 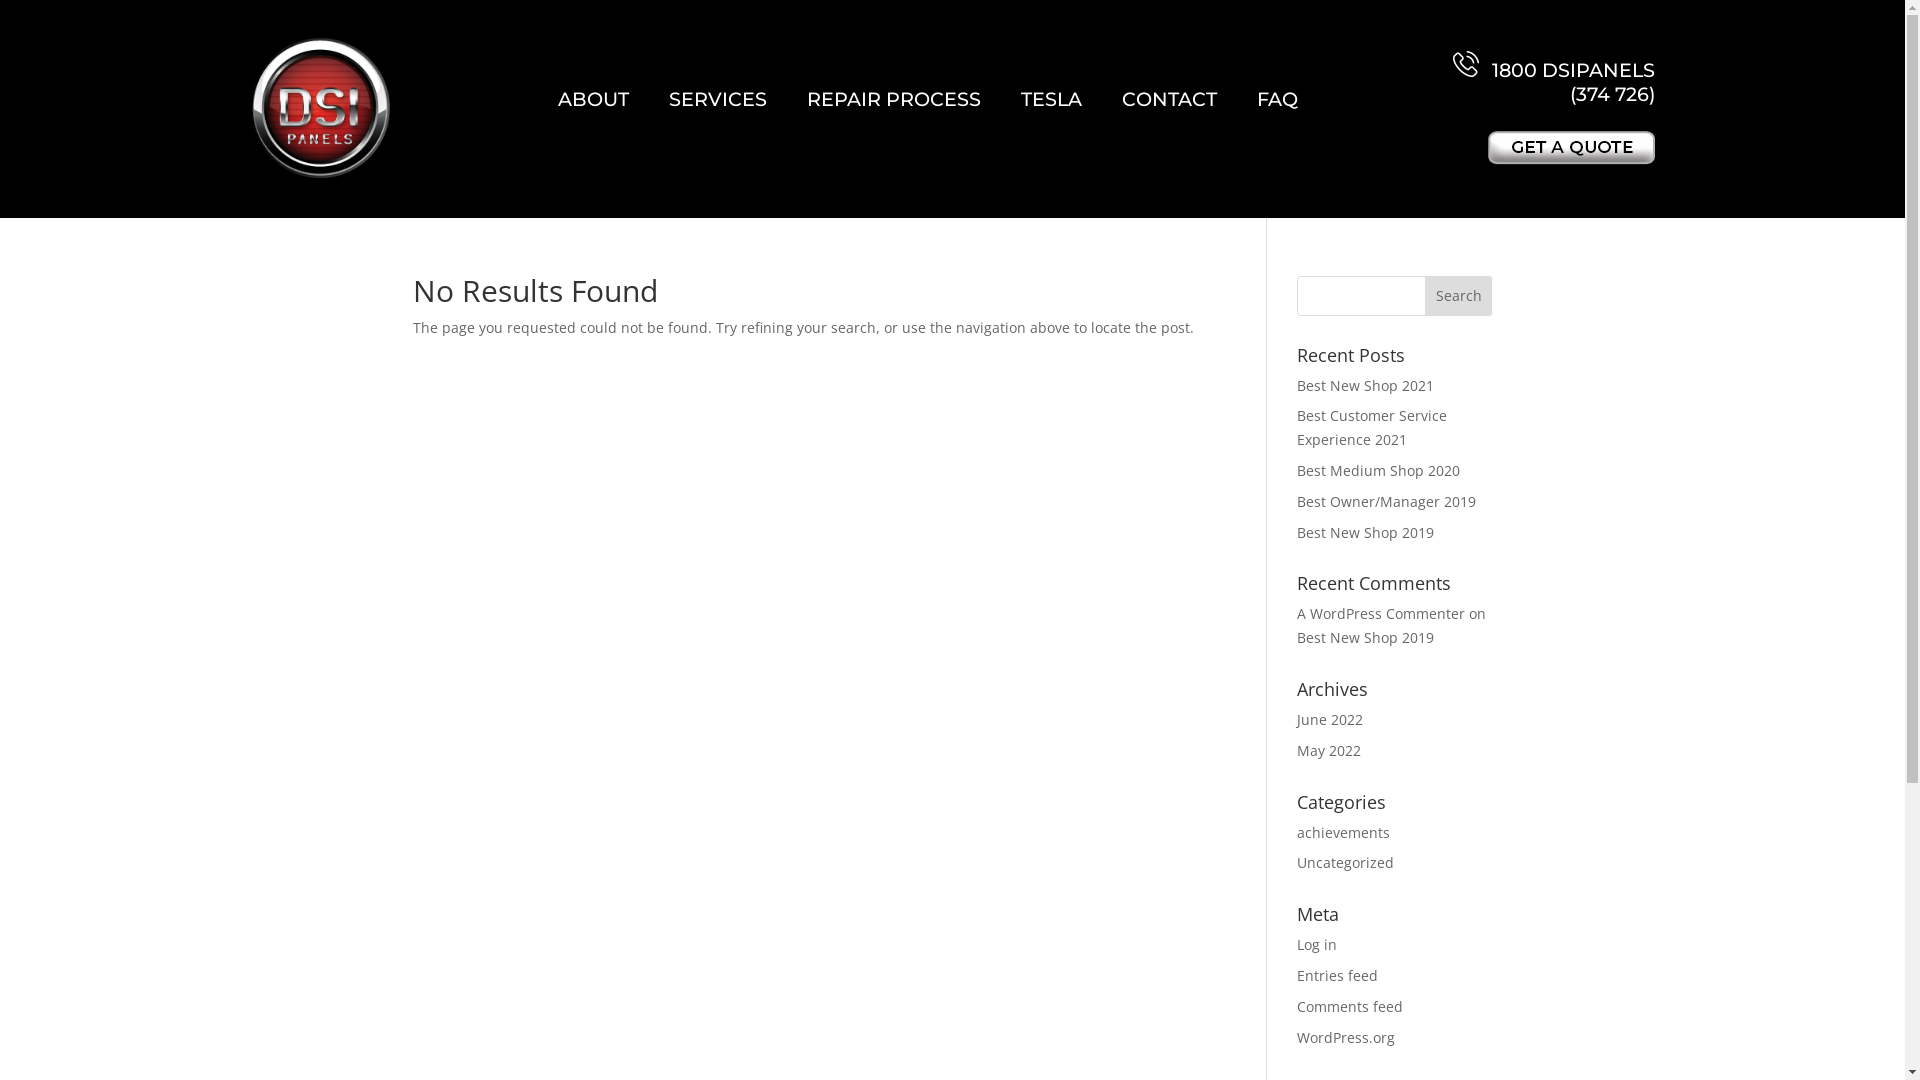 What do you see at coordinates (1345, 861) in the screenshot?
I see `'Uncategorized'` at bounding box center [1345, 861].